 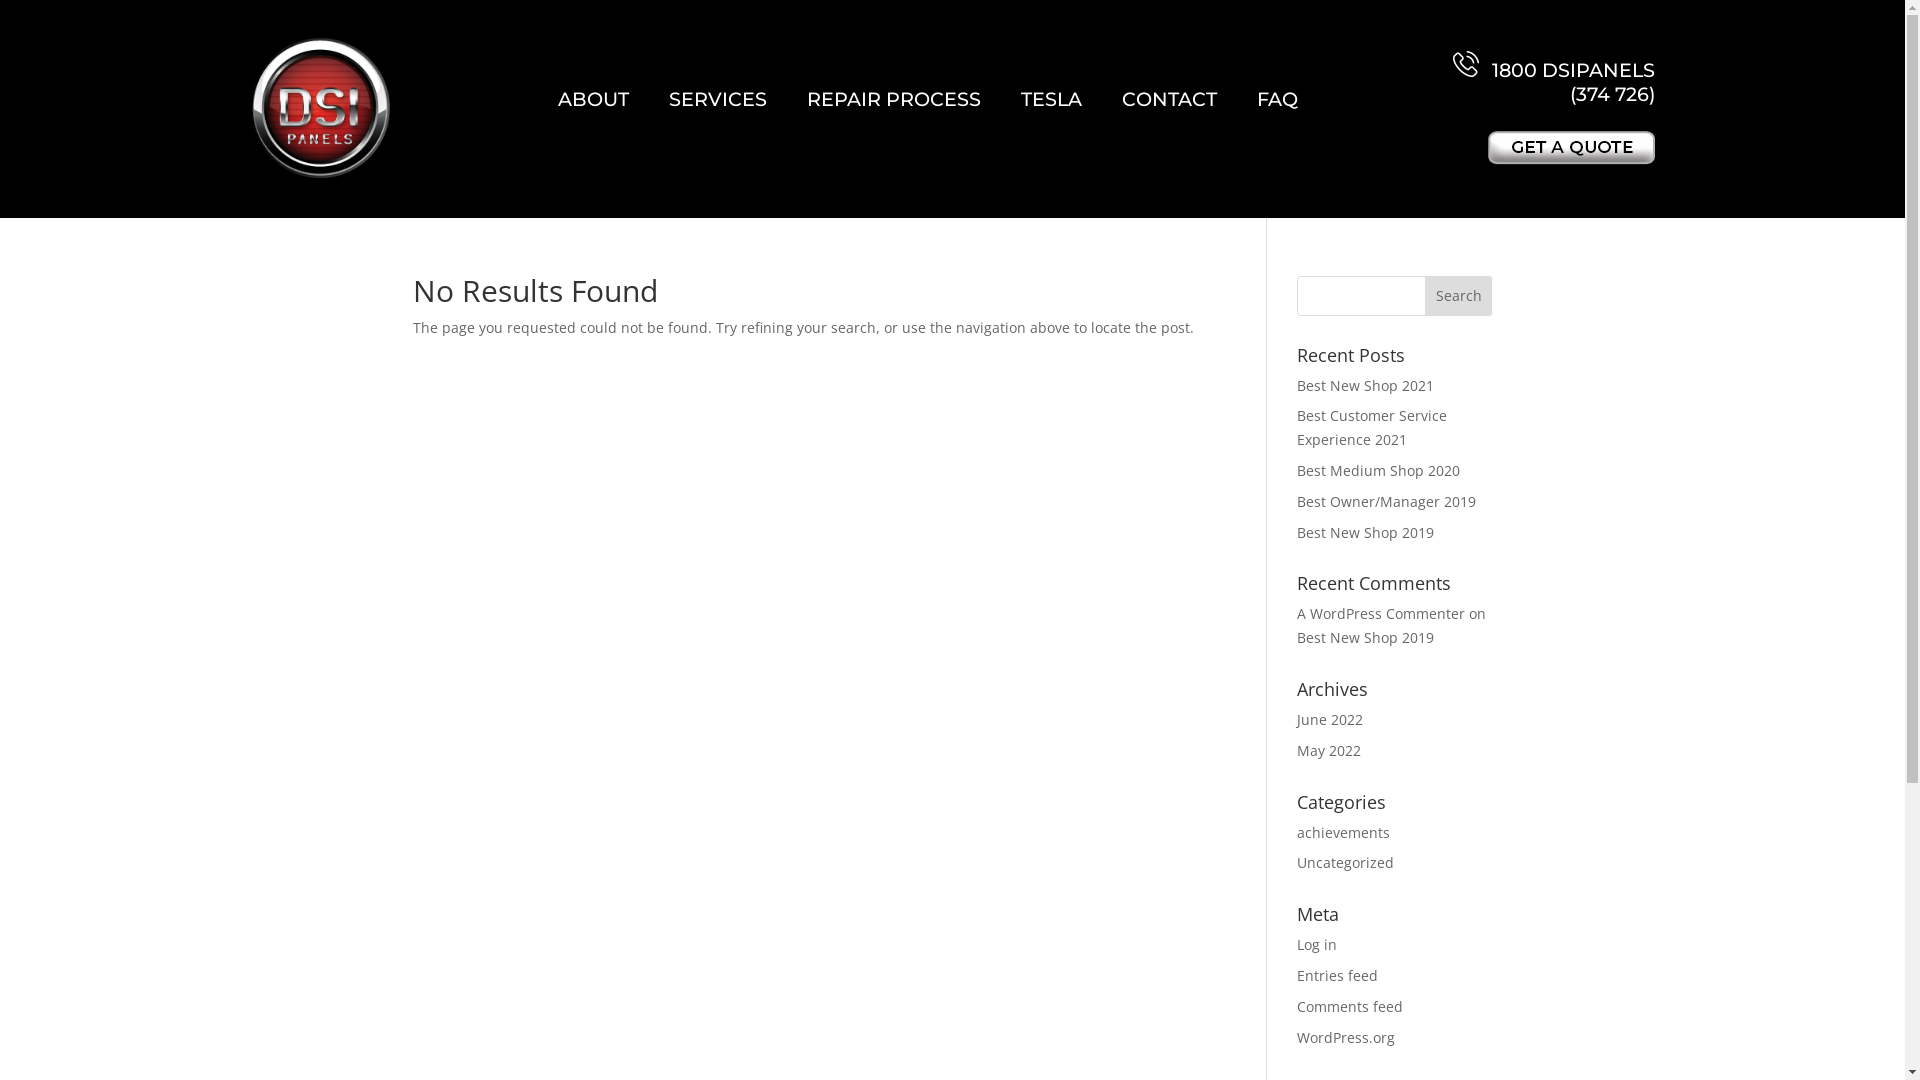 What do you see at coordinates (1345, 861) in the screenshot?
I see `'Uncategorized'` at bounding box center [1345, 861].